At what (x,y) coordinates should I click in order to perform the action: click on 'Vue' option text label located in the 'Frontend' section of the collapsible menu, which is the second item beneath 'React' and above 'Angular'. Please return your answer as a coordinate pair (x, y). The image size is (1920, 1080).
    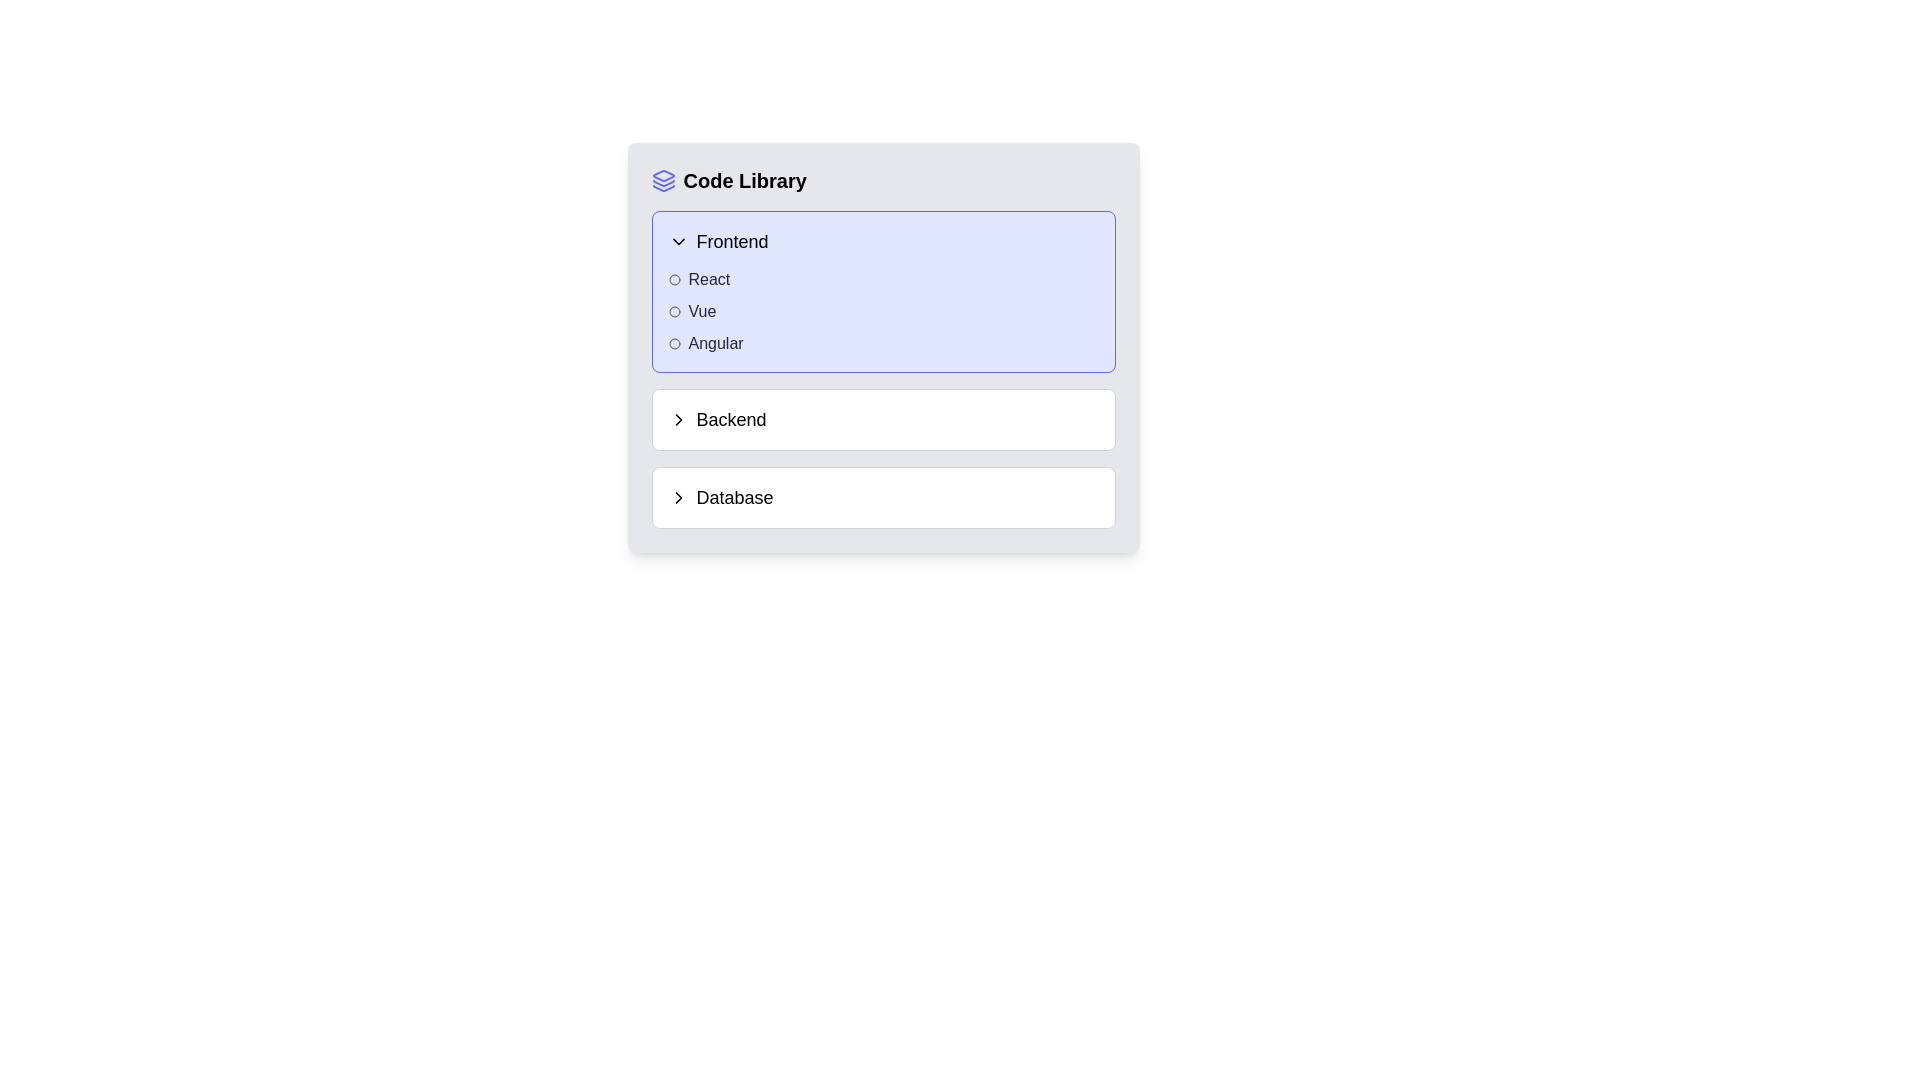
    Looking at the image, I should click on (702, 312).